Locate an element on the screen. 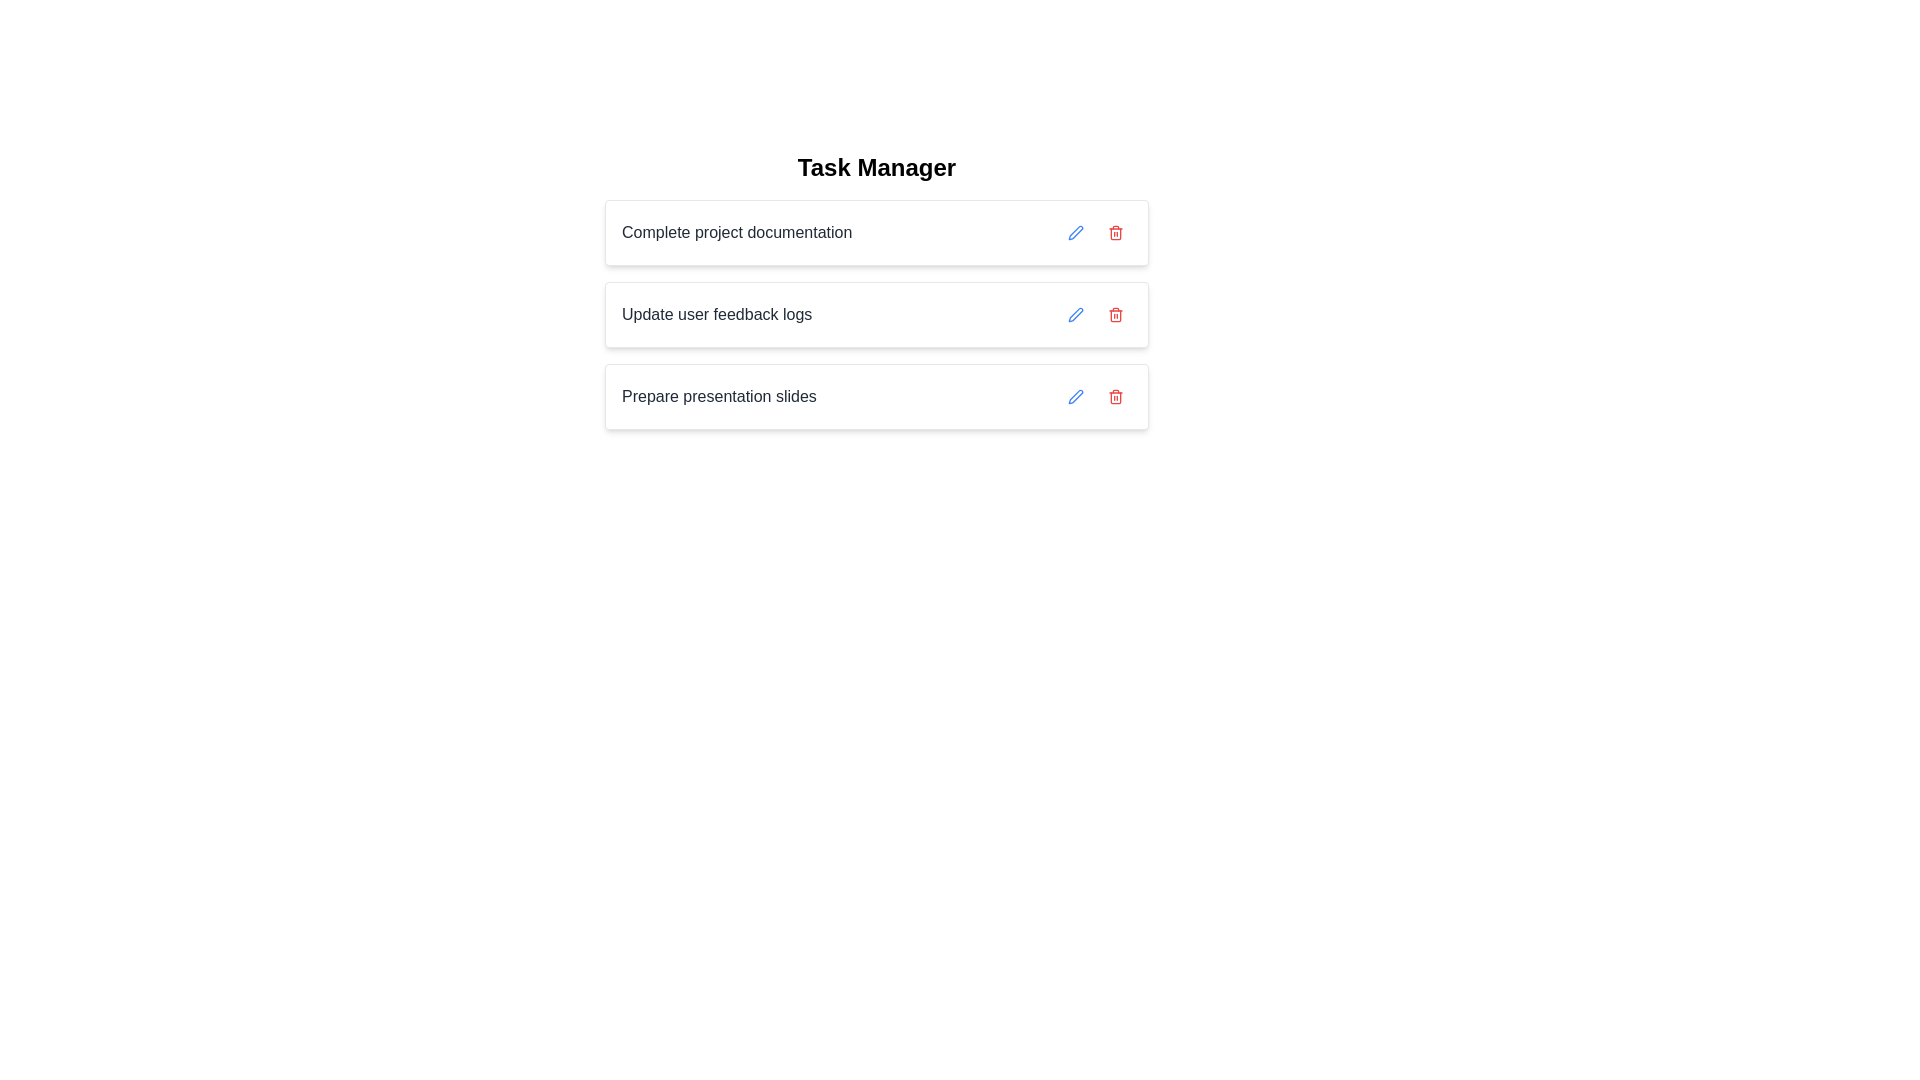  the red trash bin icon is located at coordinates (1115, 315).